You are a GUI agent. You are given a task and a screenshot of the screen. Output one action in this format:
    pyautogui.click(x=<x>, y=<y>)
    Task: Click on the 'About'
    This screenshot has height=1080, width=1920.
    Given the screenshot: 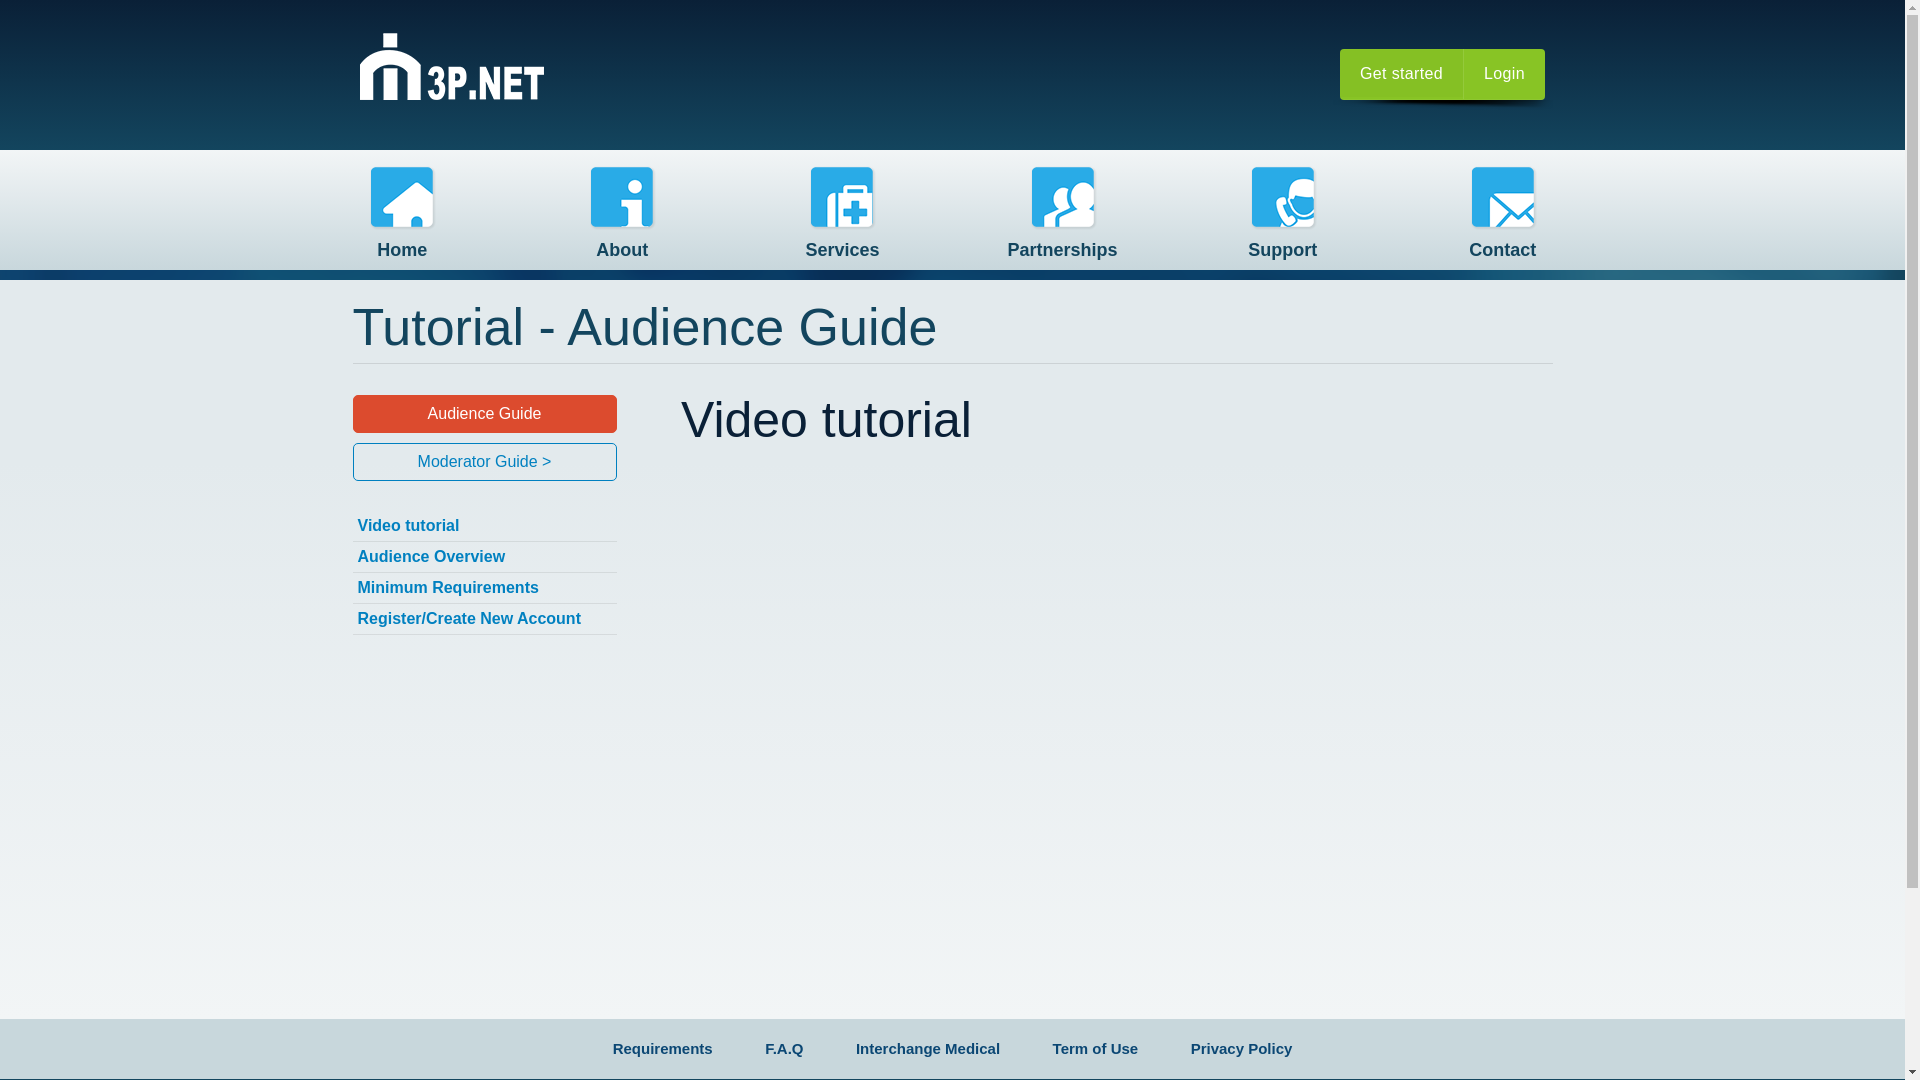 What is the action you would take?
    pyautogui.click(x=621, y=219)
    